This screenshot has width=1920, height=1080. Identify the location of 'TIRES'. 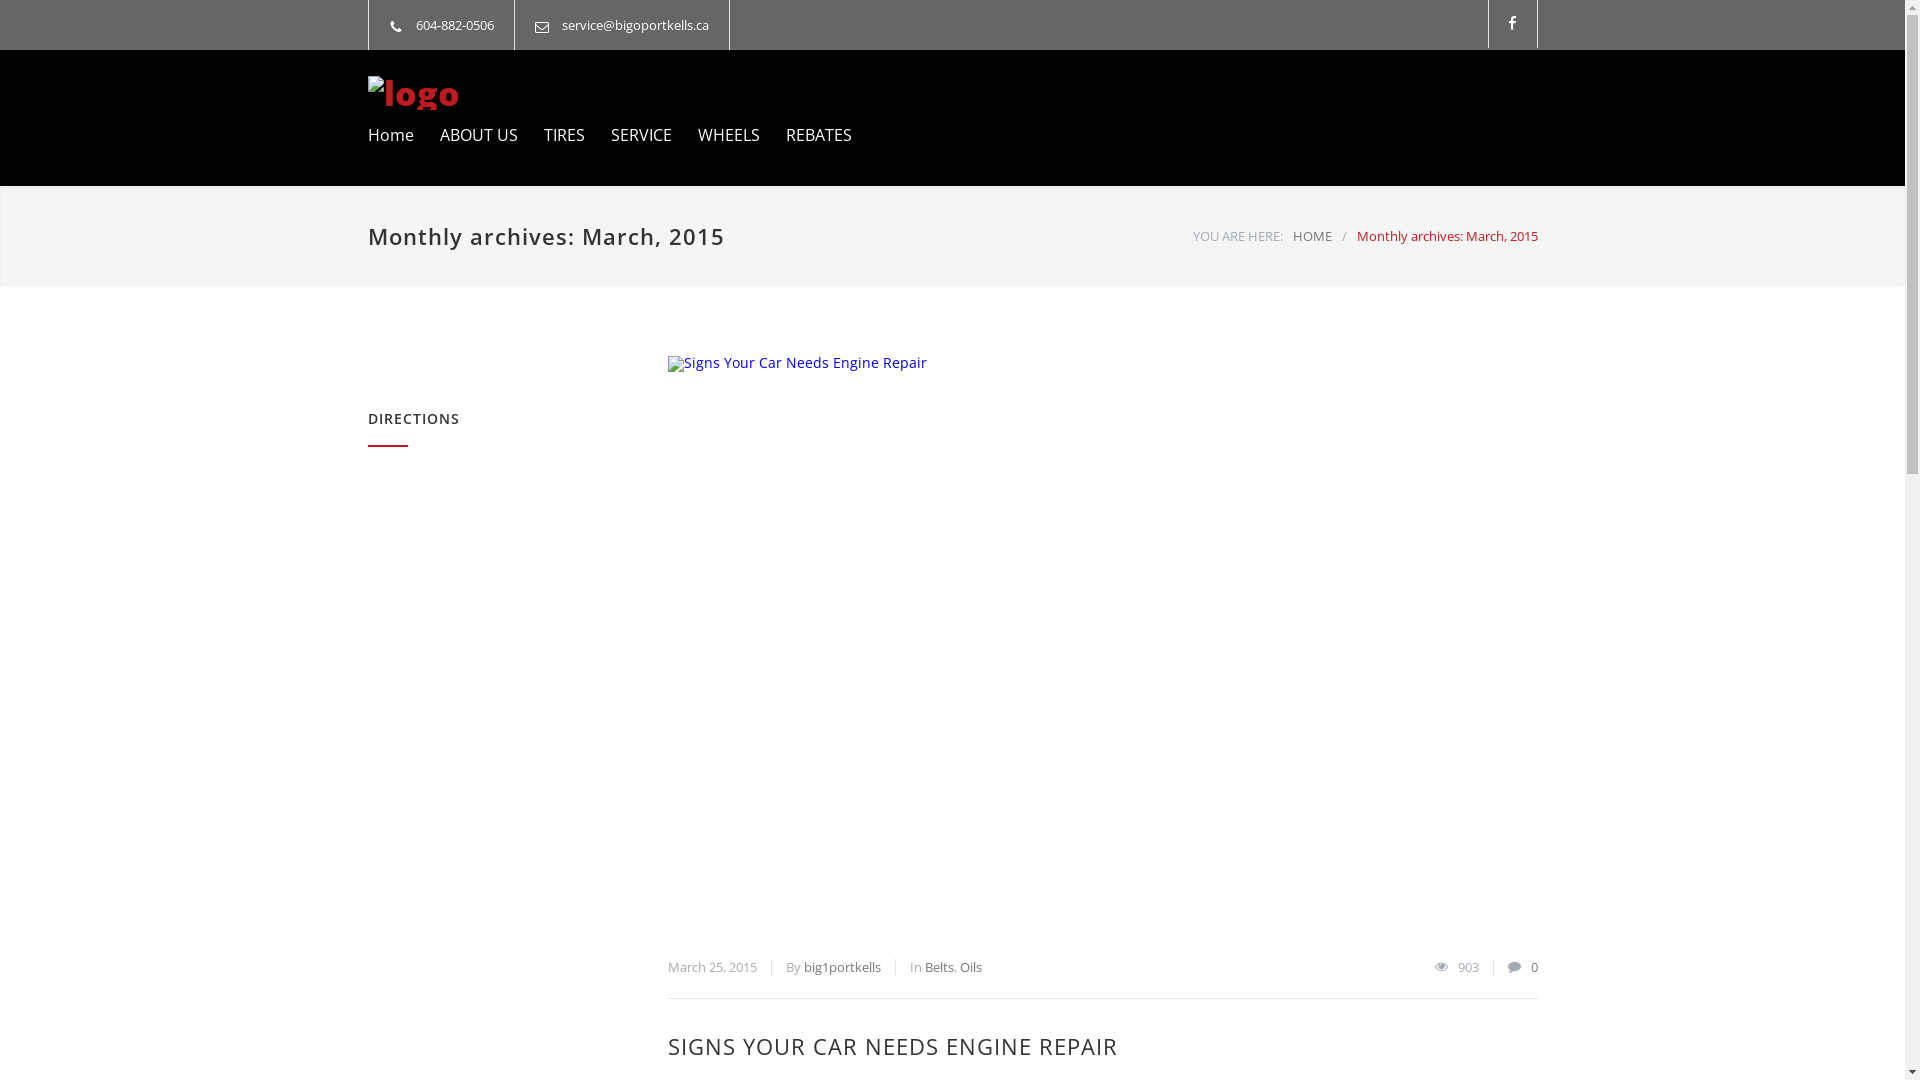
(518, 135).